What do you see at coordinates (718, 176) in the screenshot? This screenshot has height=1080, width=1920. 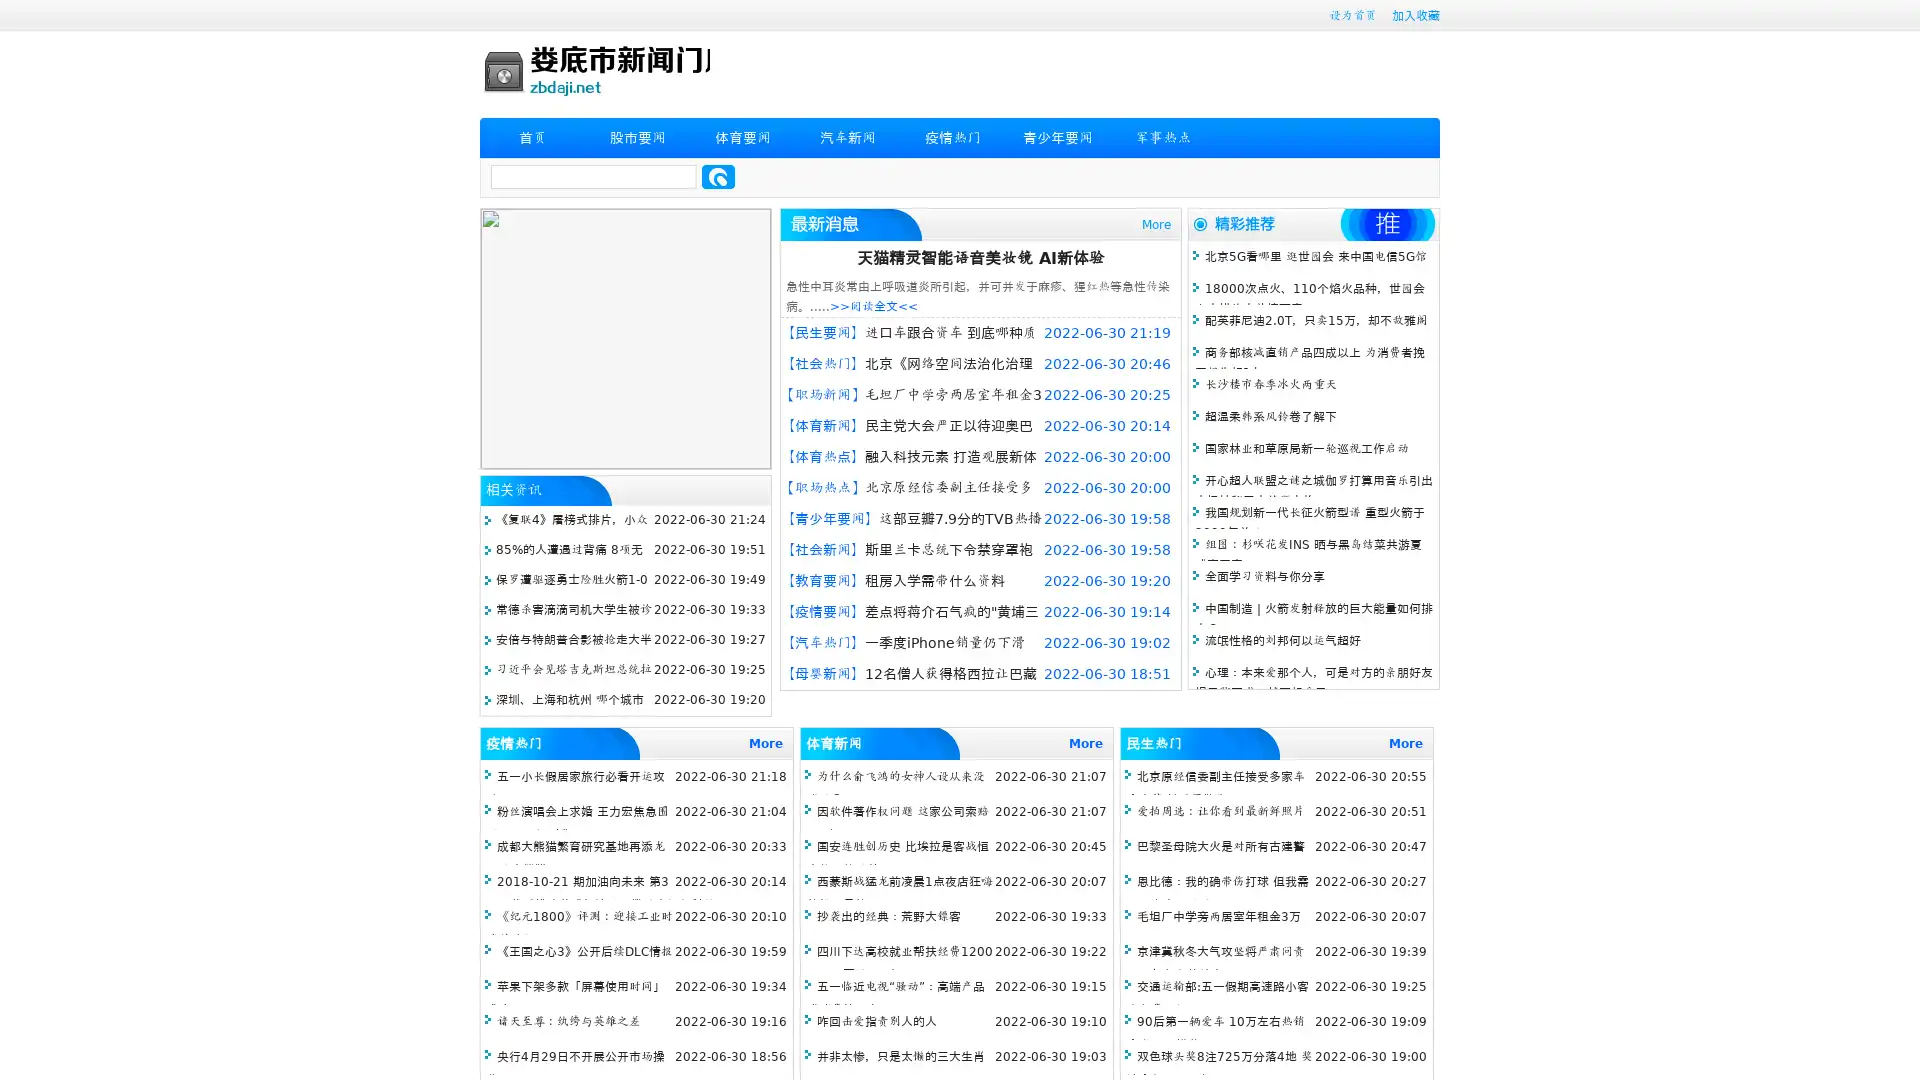 I see `Search` at bounding box center [718, 176].